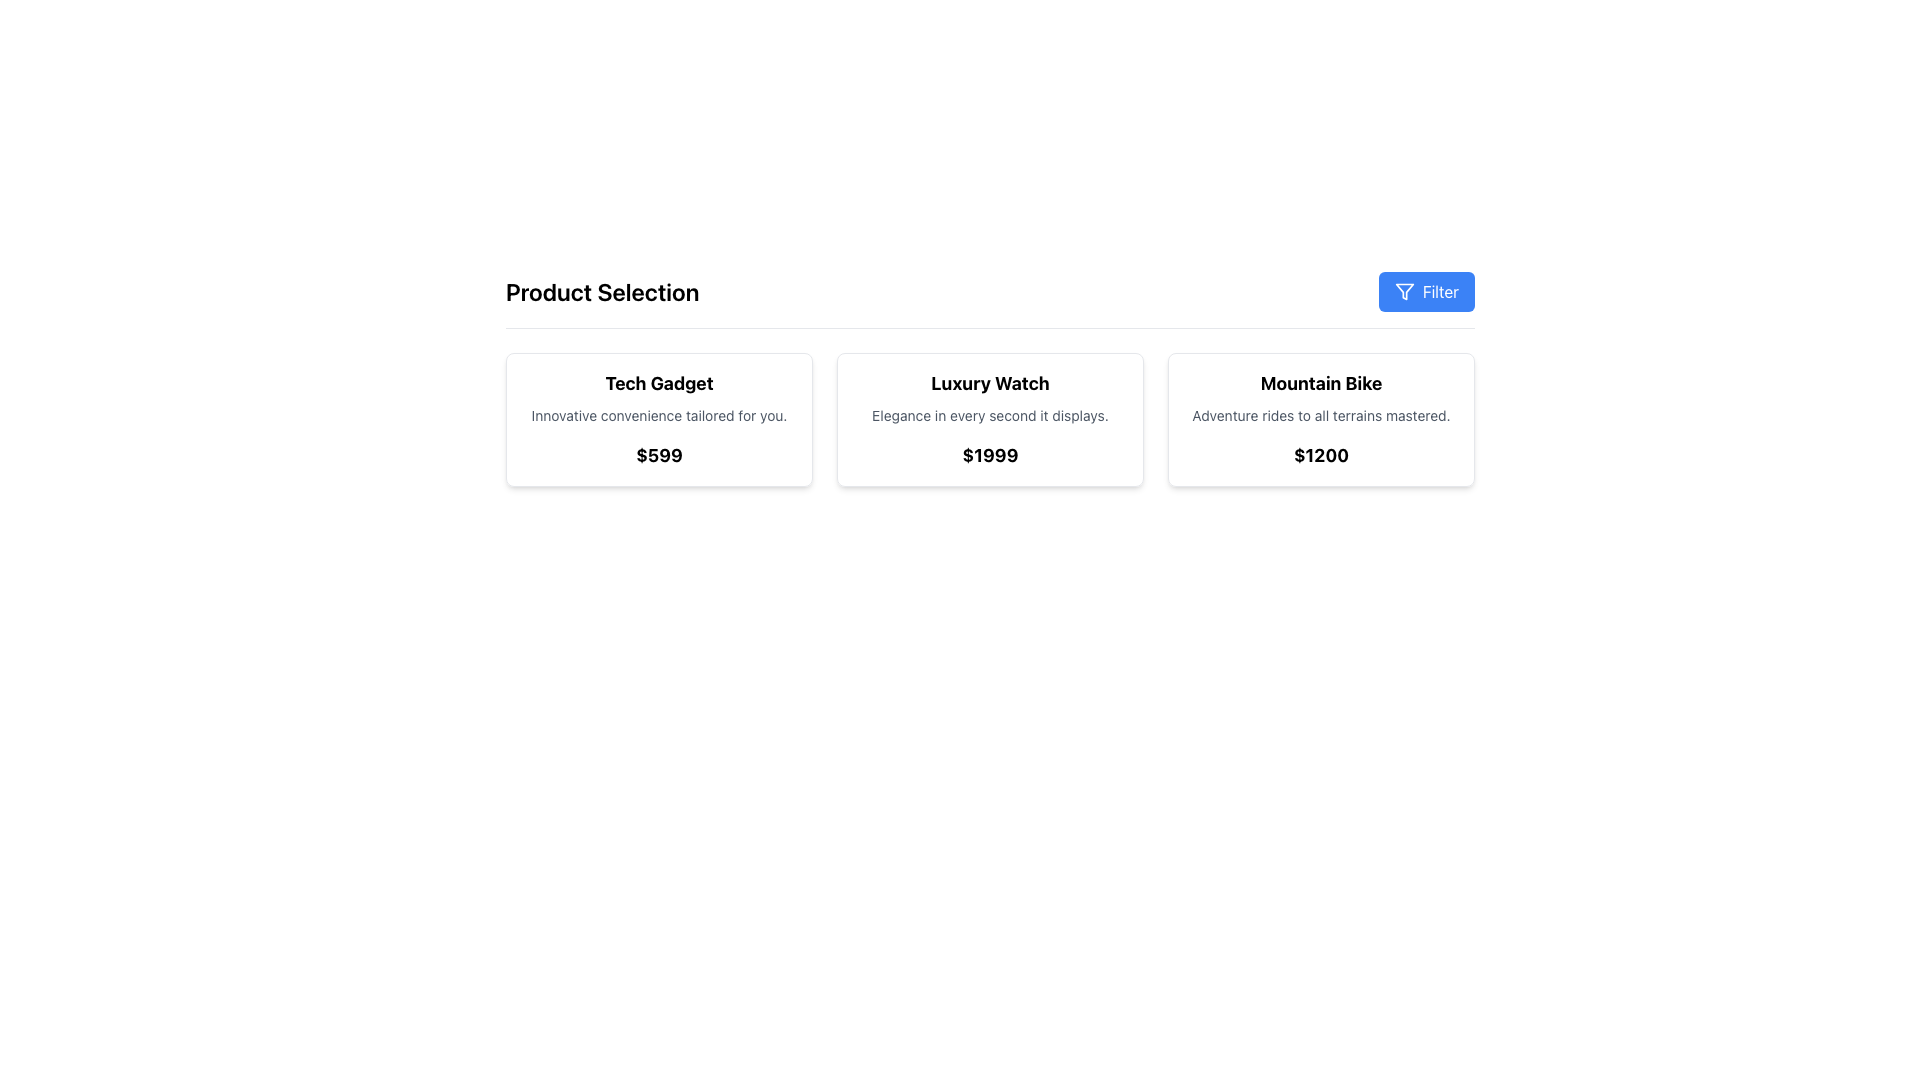 The height and width of the screenshot is (1080, 1920). I want to click on the text label that provides information about the product 'Luxury Watch', located below its title and above the price, so click(990, 415).